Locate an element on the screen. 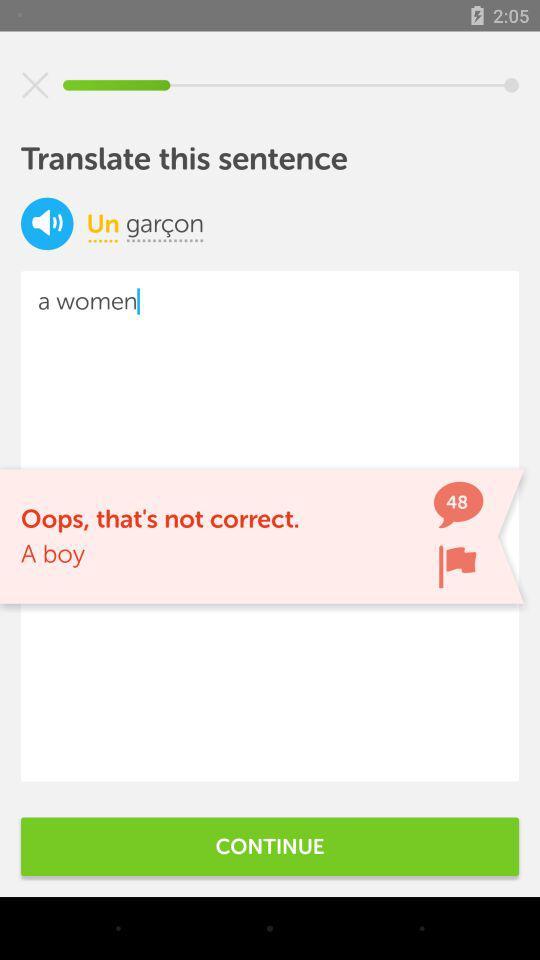  icon next to   icon is located at coordinates (164, 223).